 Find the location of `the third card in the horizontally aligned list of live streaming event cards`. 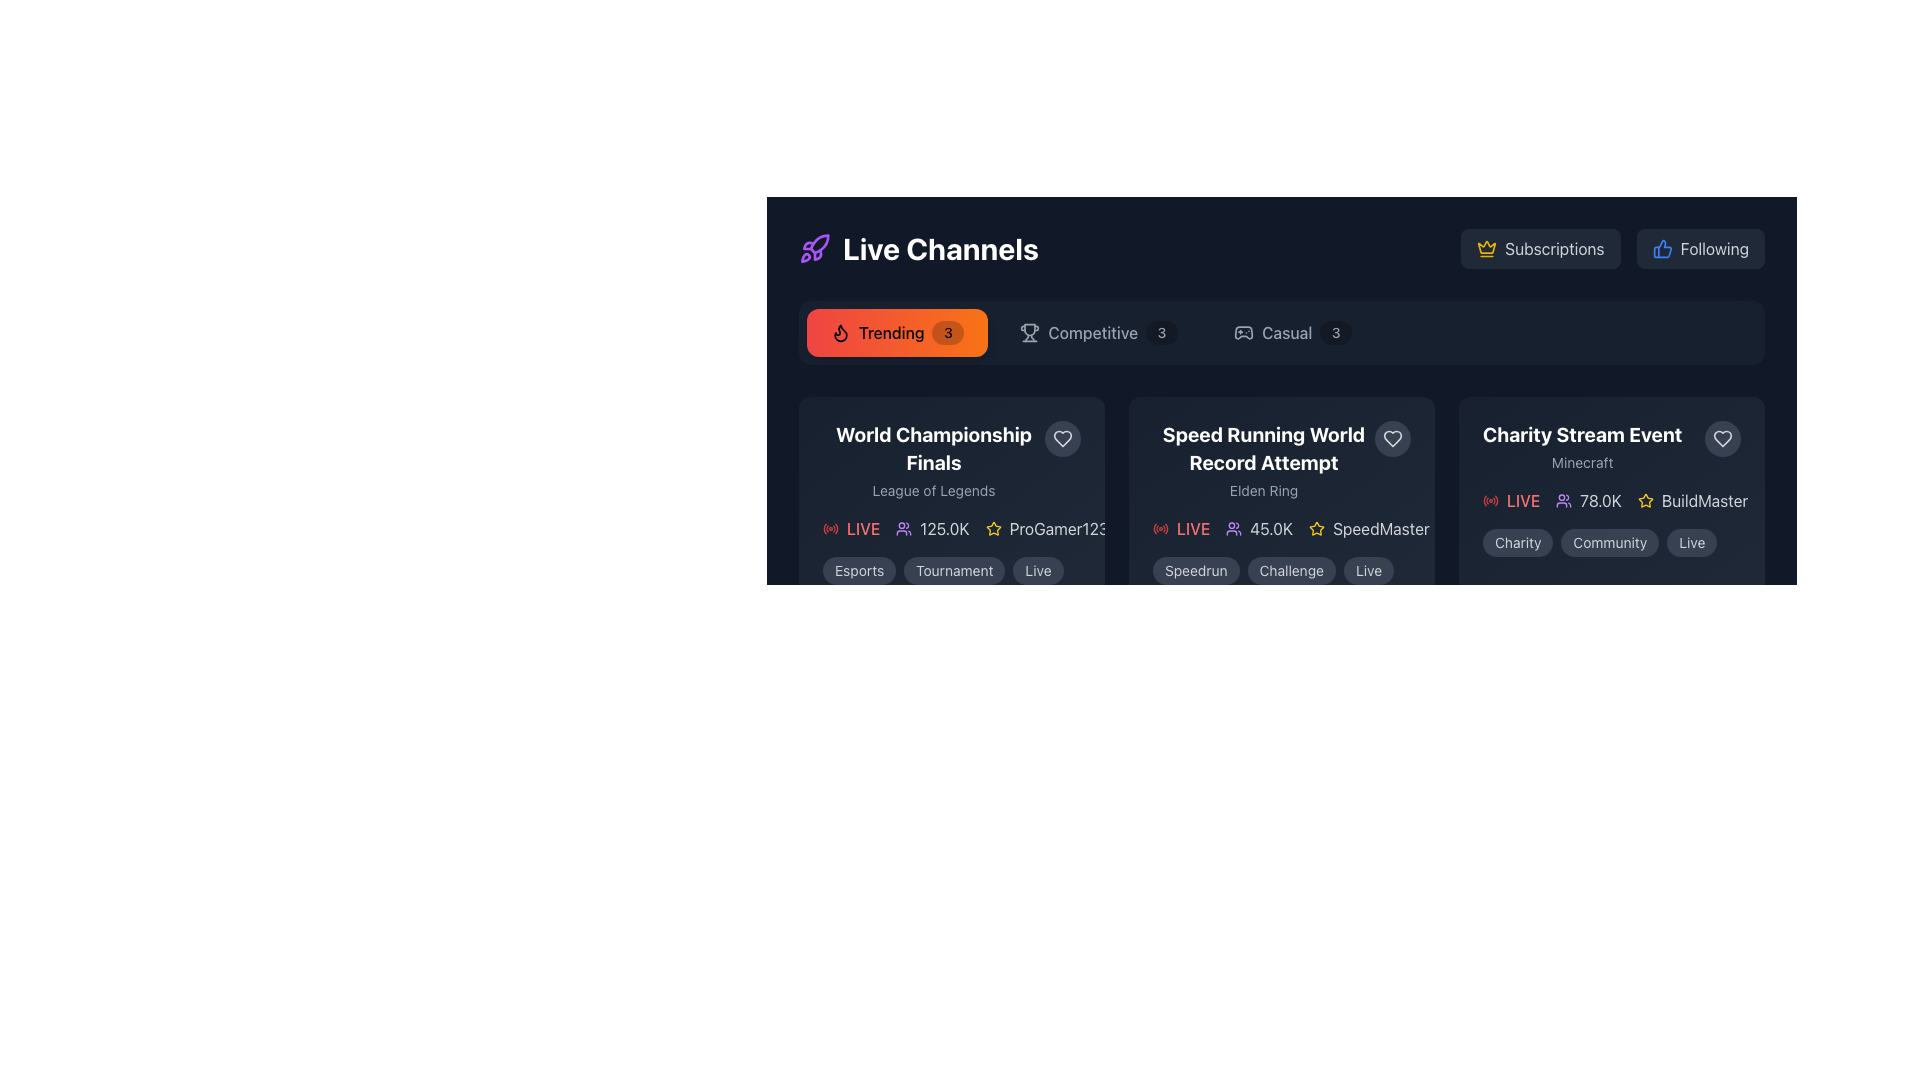

the third card in the horizontally aligned list of live streaming event cards is located at coordinates (1612, 489).